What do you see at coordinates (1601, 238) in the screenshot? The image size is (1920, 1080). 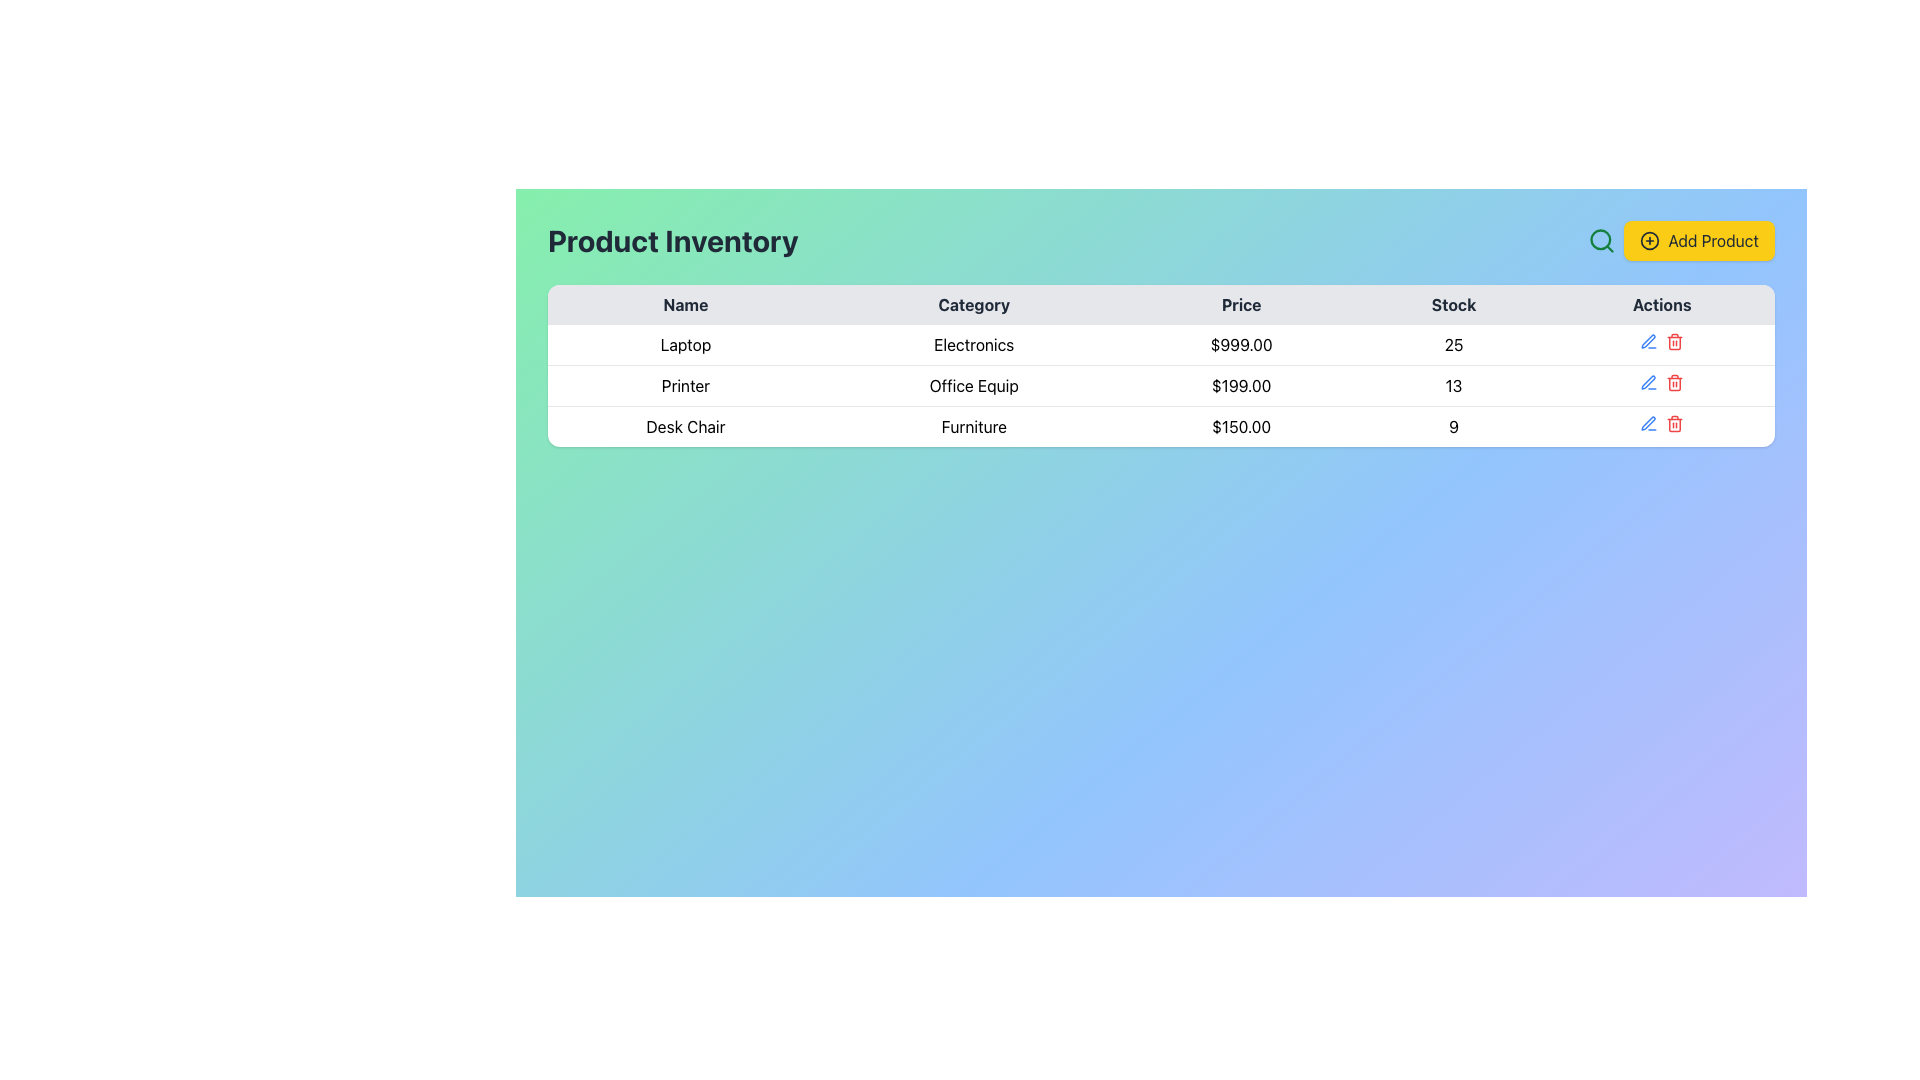 I see `the magnifying glass icon located to the left of the yellow 'Add Product' button in the header section of the interface` at bounding box center [1601, 238].